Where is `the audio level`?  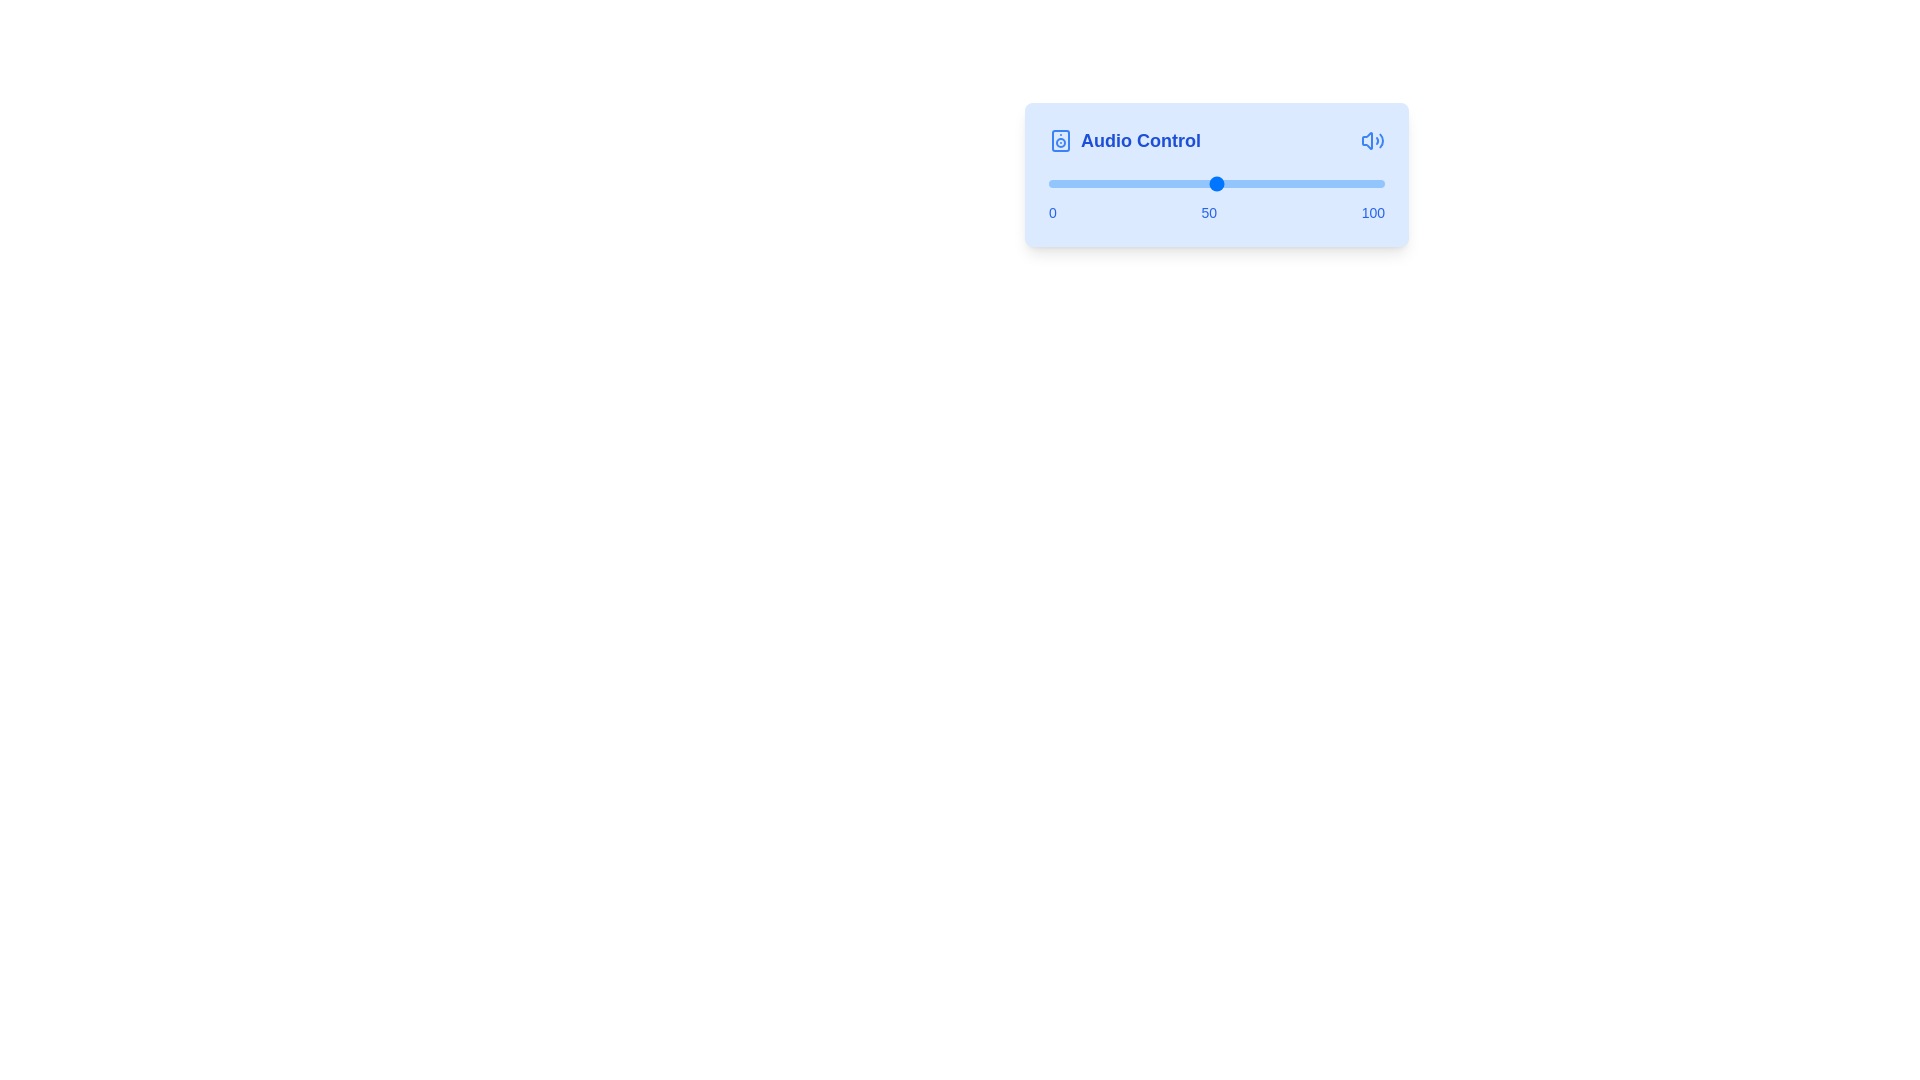 the audio level is located at coordinates (1222, 184).